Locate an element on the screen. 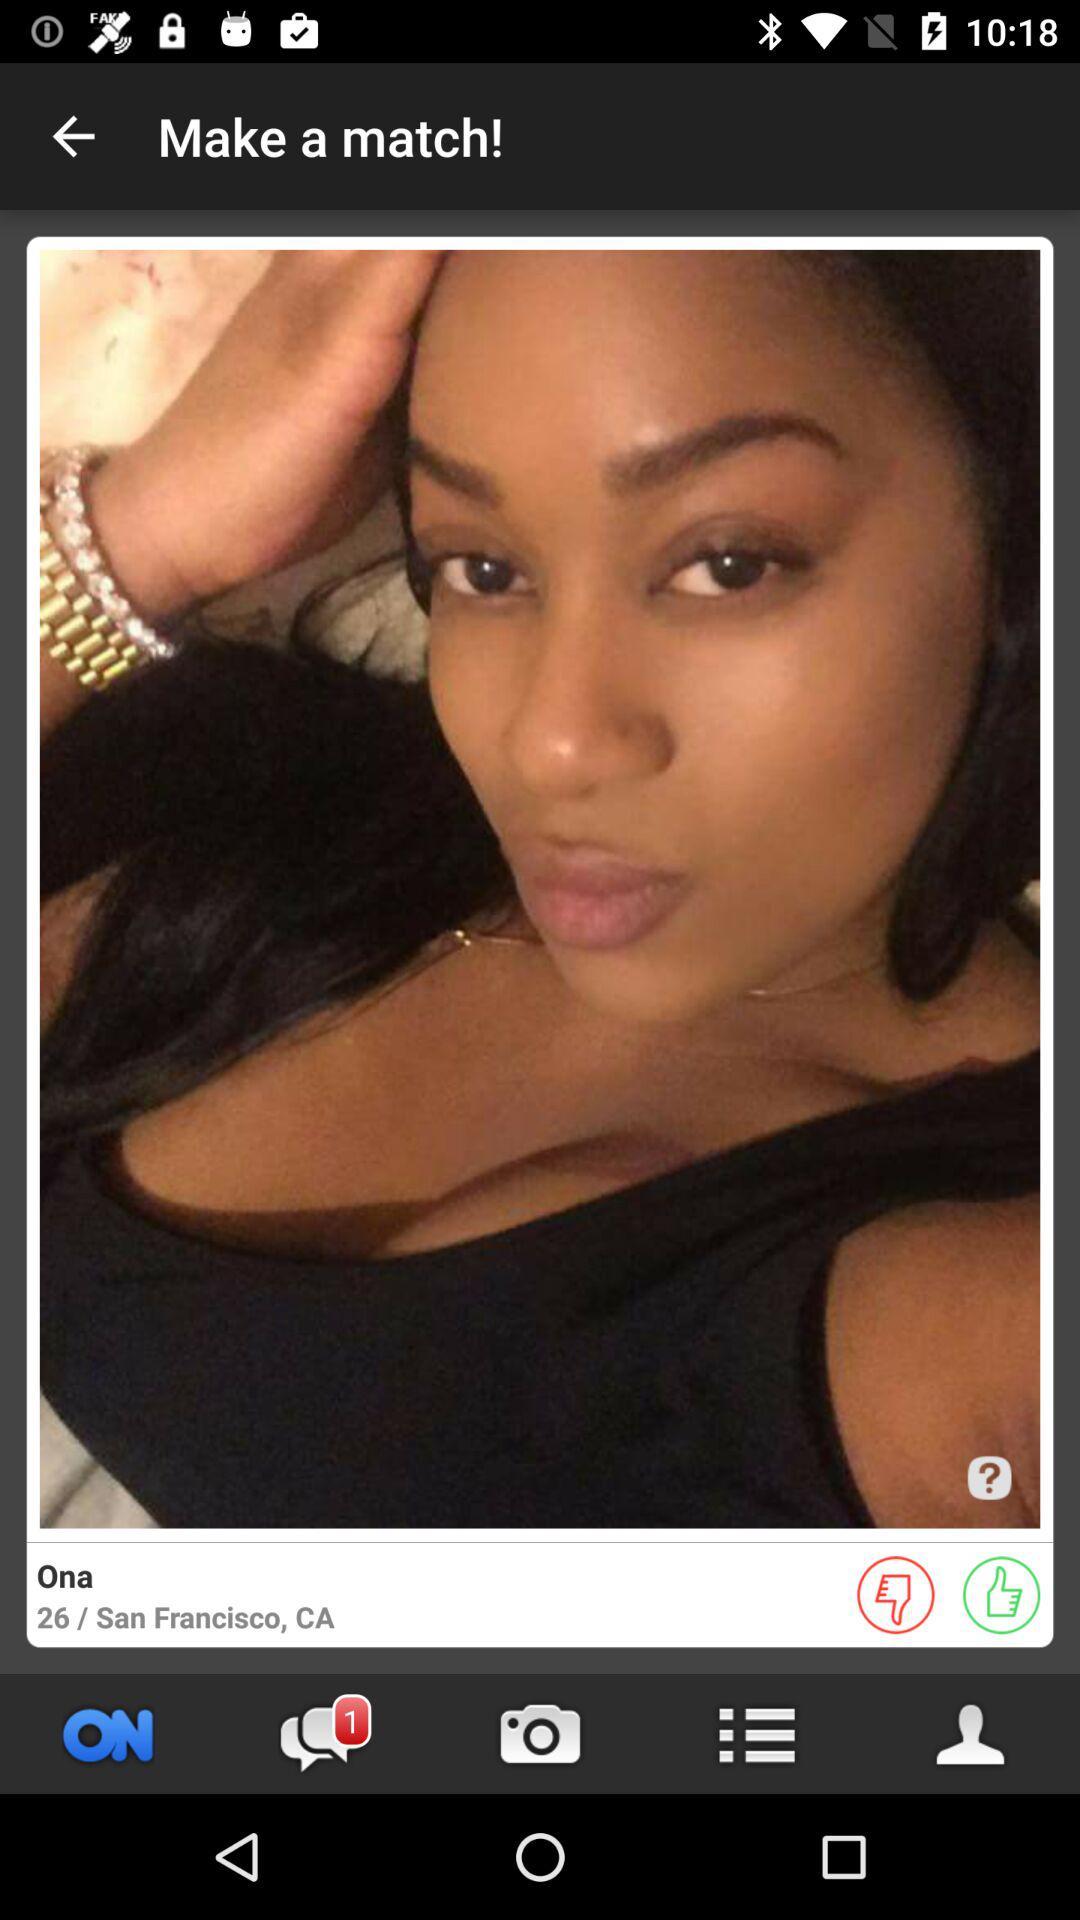  the sliders icon is located at coordinates (108, 1733).